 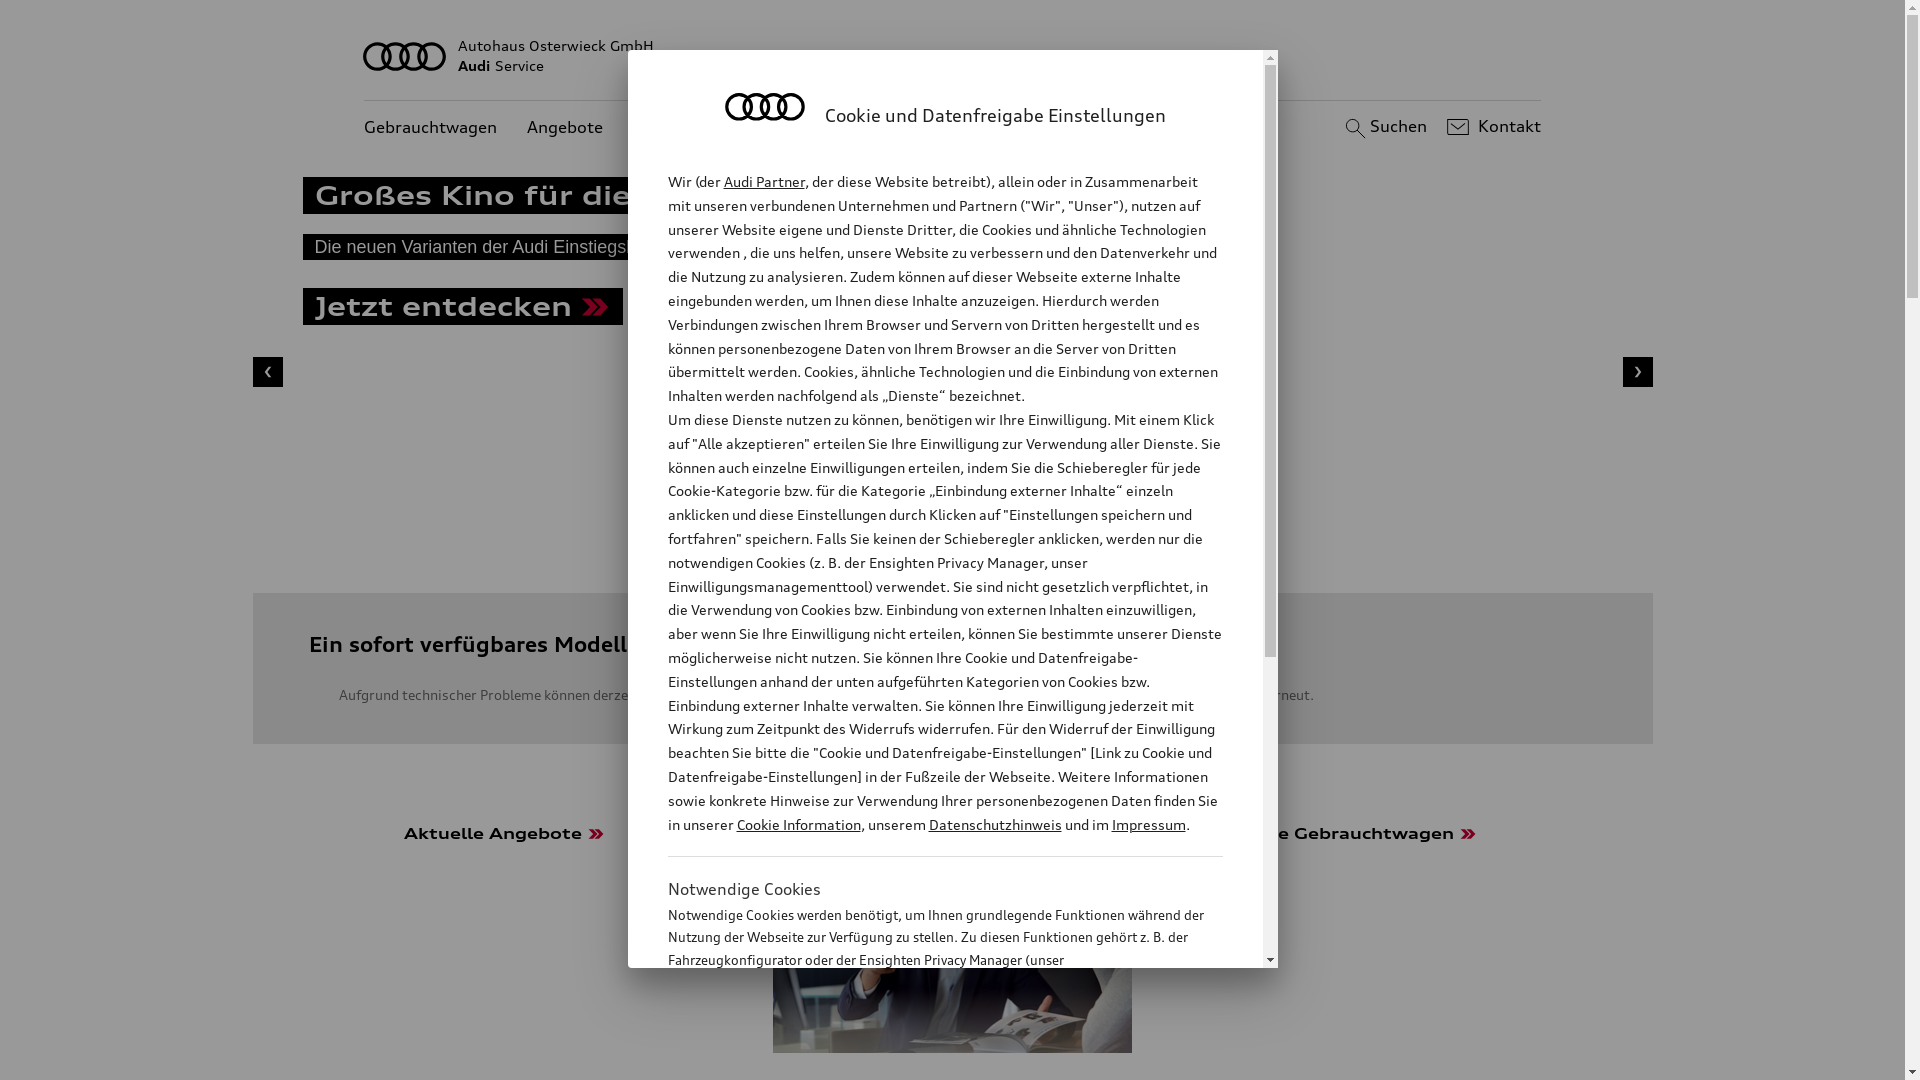 I want to click on 'Jetzt entdecken', so click(x=460, y=309).